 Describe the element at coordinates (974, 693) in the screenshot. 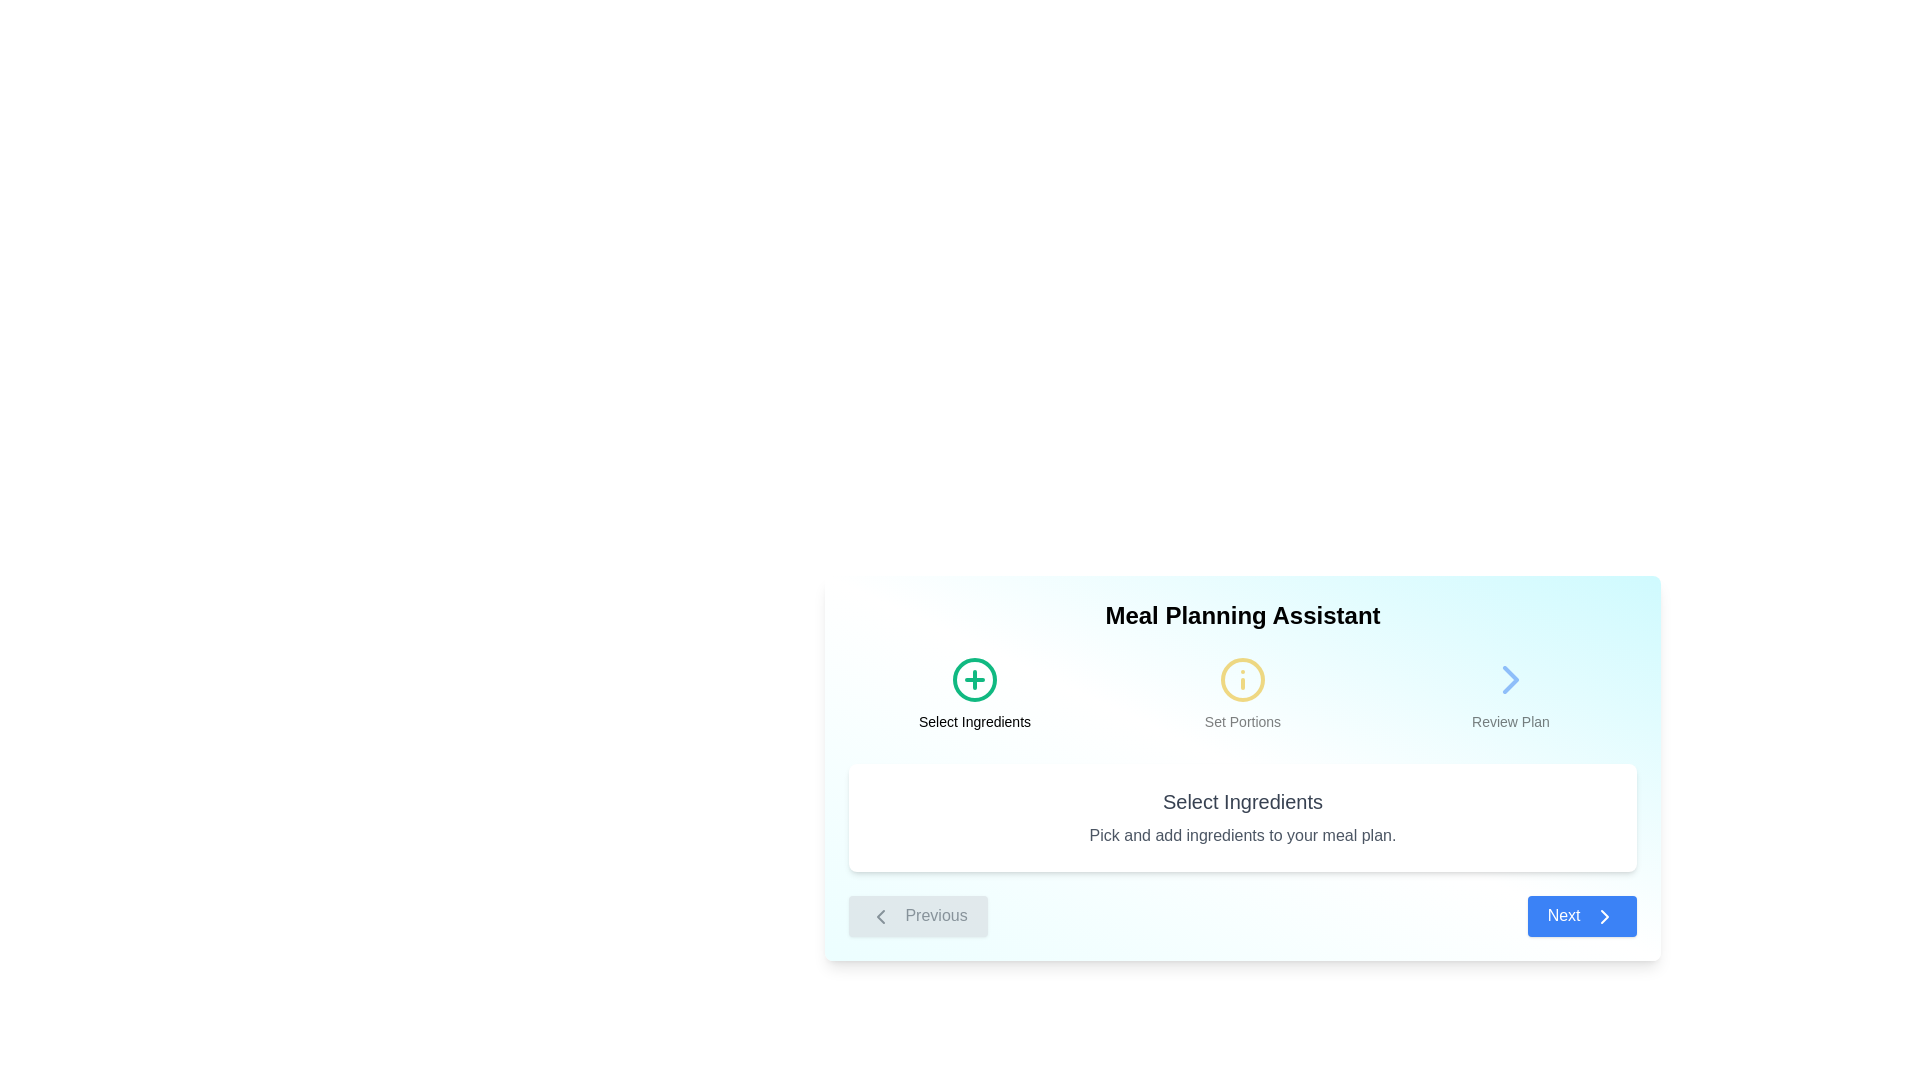

I see `the button-like selectable element on the leftmost position of the group of three, which signifies the option to select ingredients in the meal planning application` at that location.